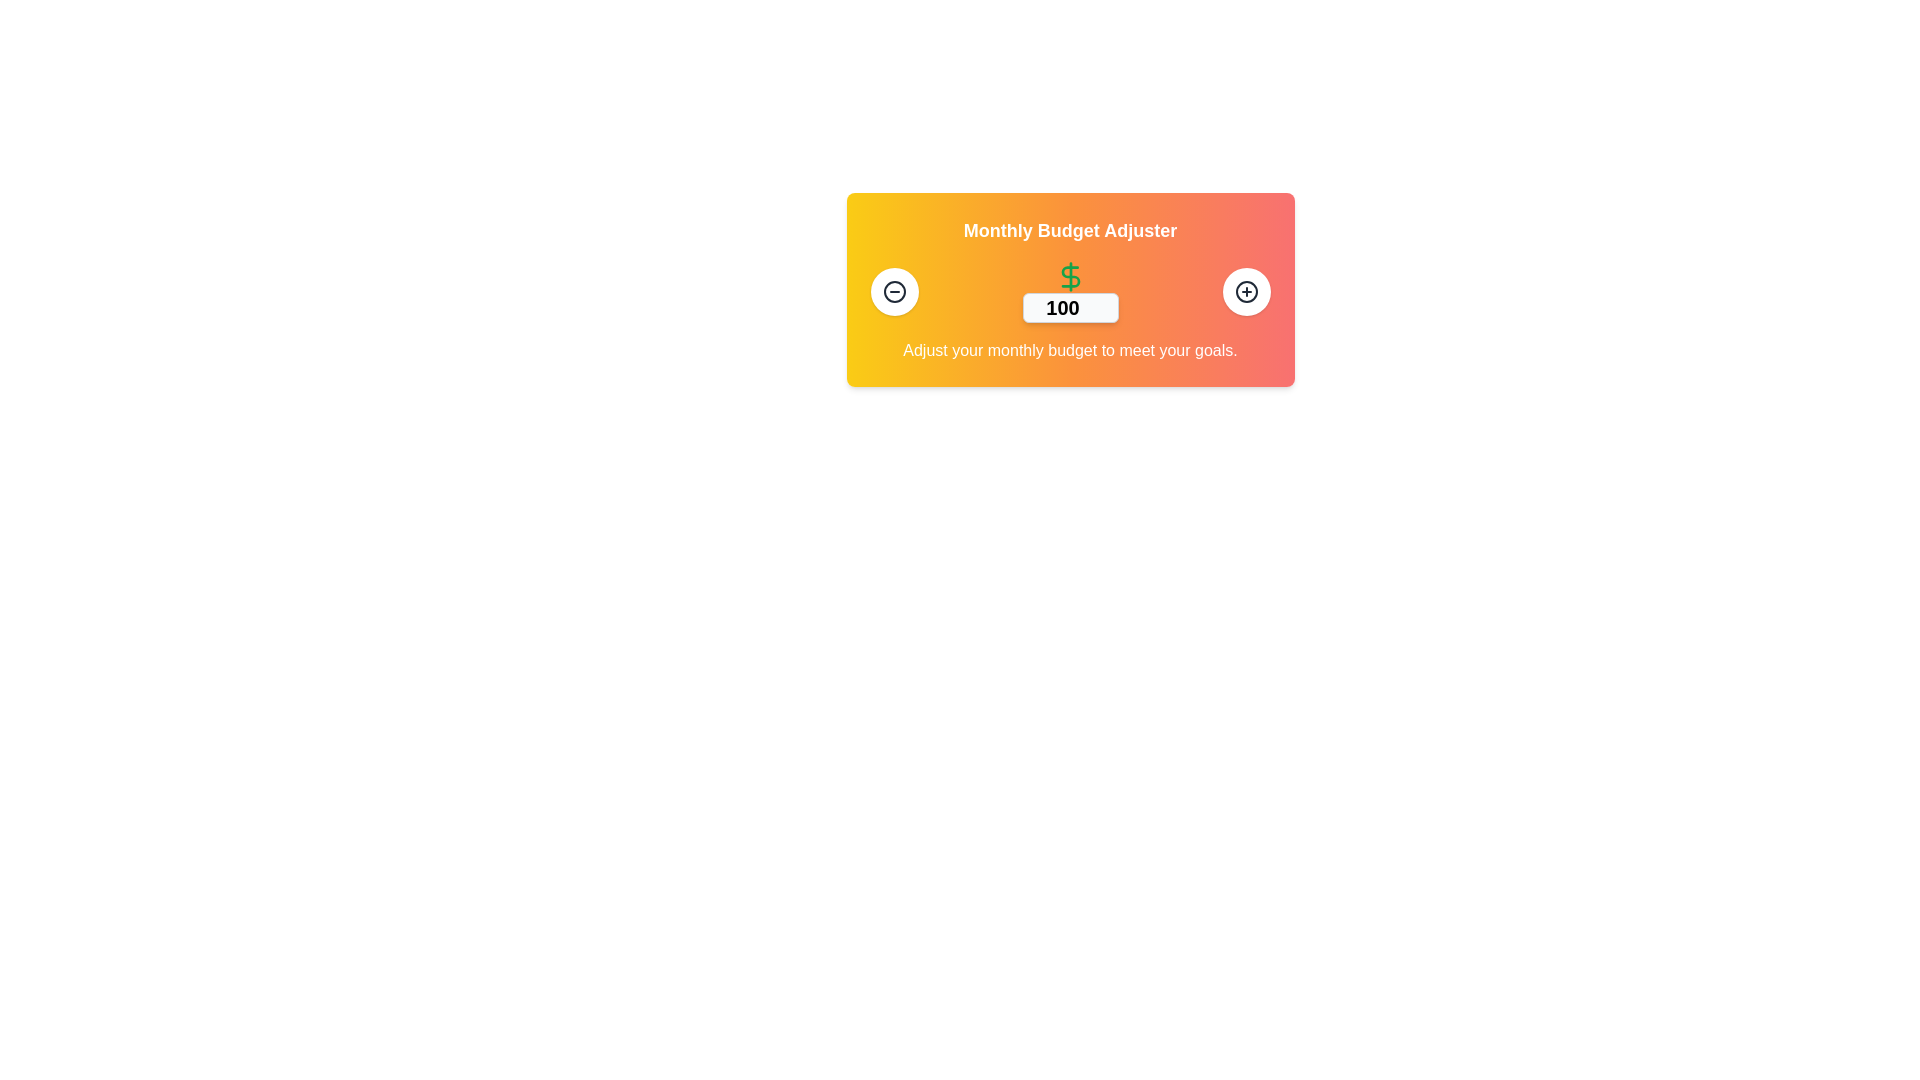 The image size is (1920, 1080). I want to click on the rectangular text input field with rounded corners that displays the value '100' in bold black text, which is centered within its light gray background, so click(1069, 308).